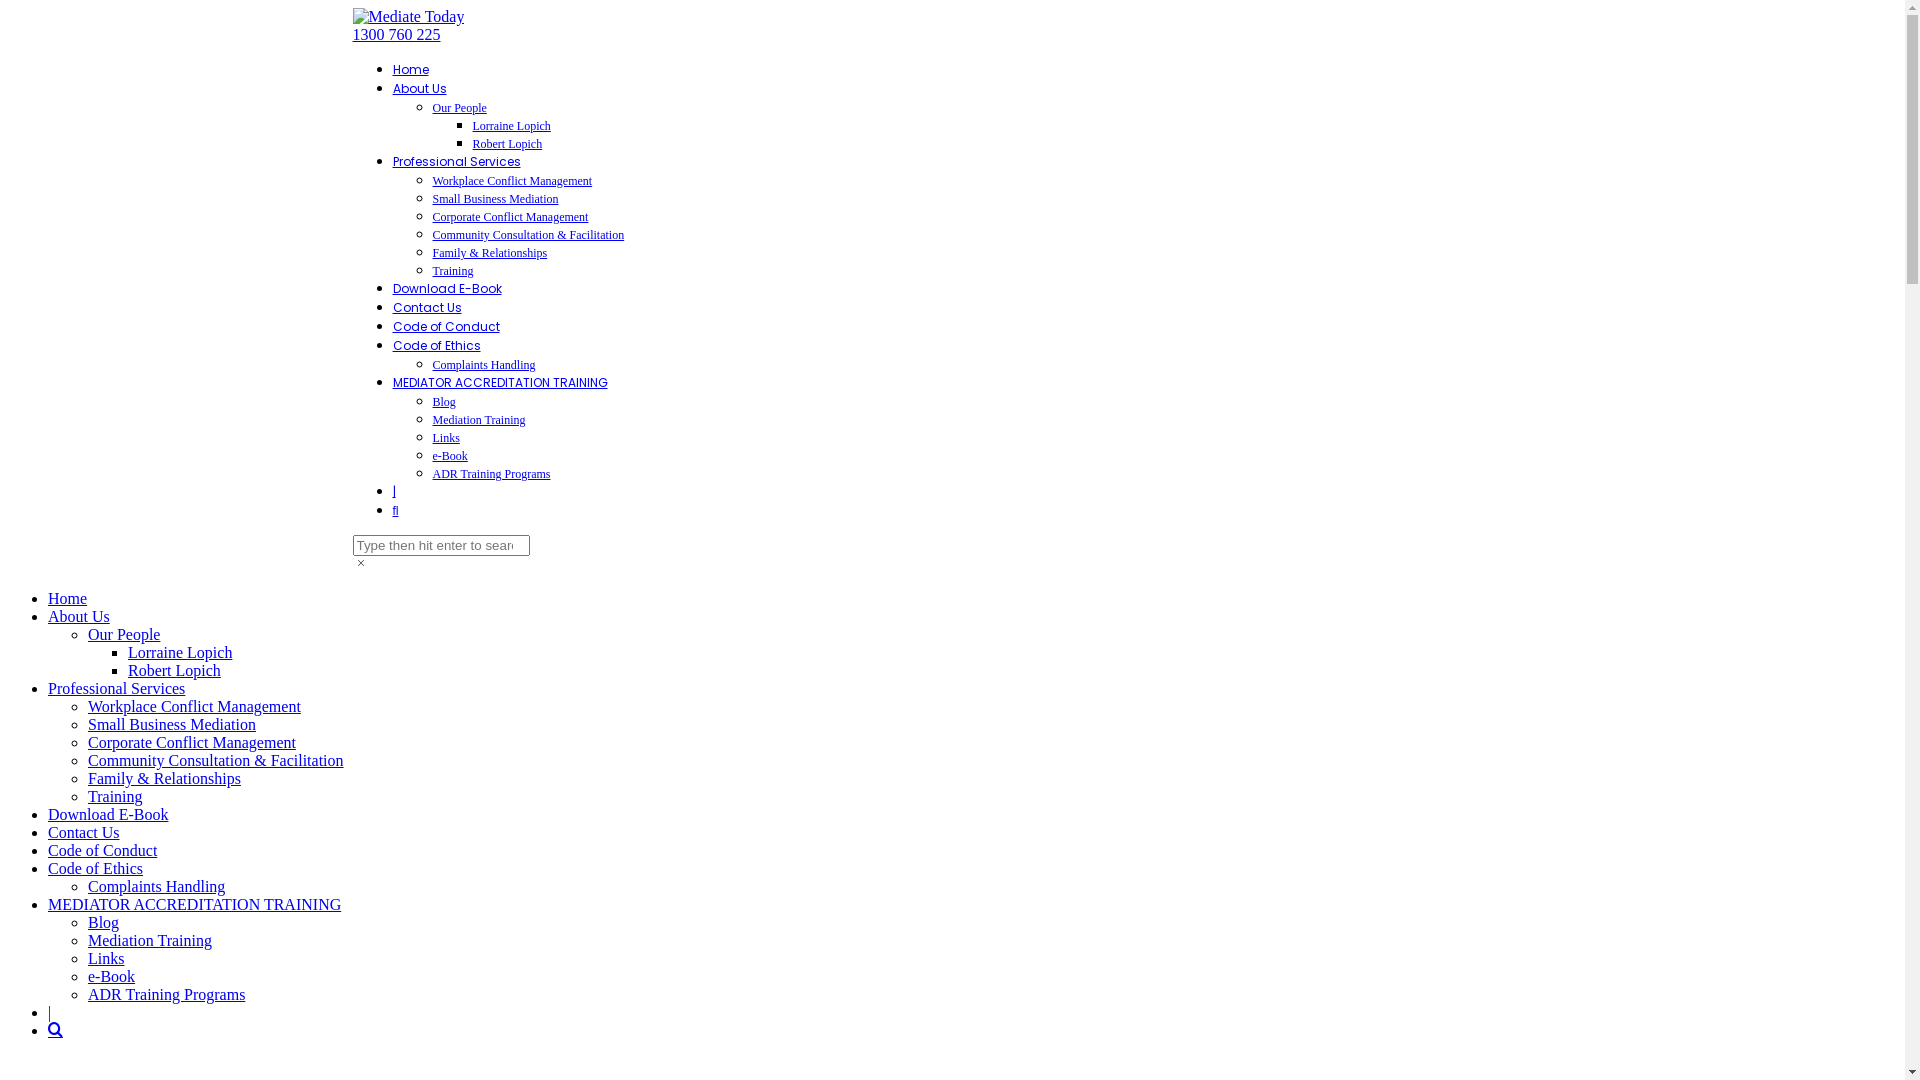 This screenshot has width=1920, height=1080. I want to click on 'Complaints Handling', so click(483, 365).